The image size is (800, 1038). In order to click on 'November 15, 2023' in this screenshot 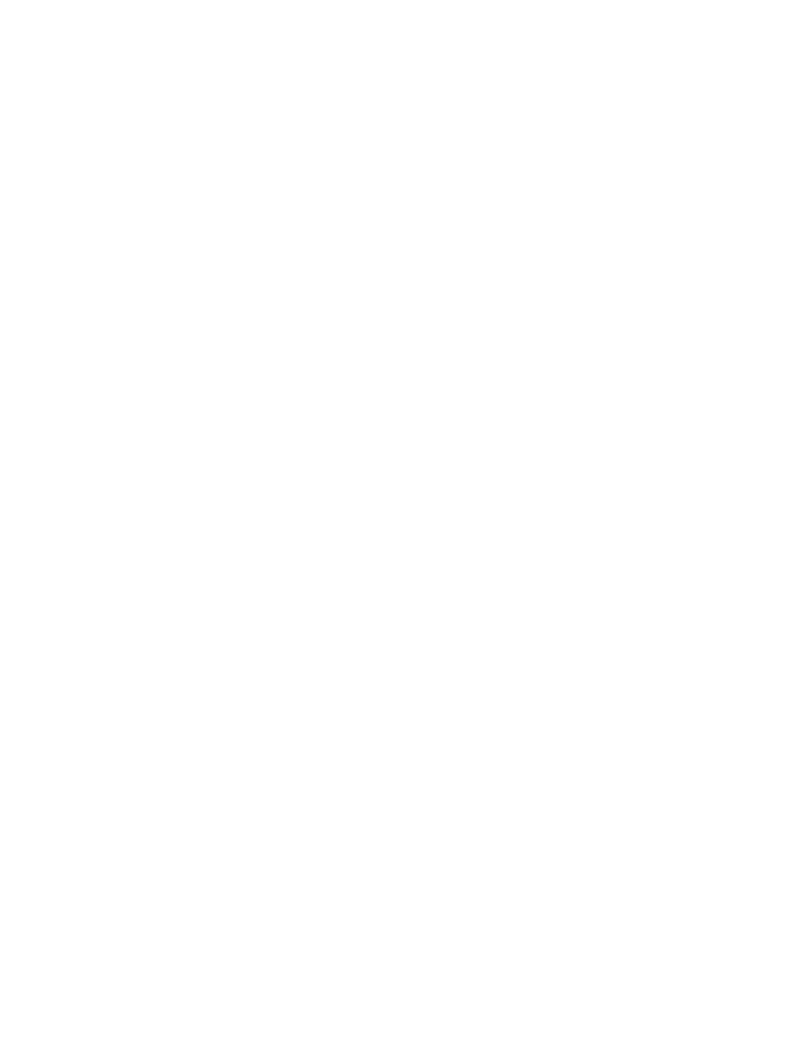, I will do `click(393, 173)`.